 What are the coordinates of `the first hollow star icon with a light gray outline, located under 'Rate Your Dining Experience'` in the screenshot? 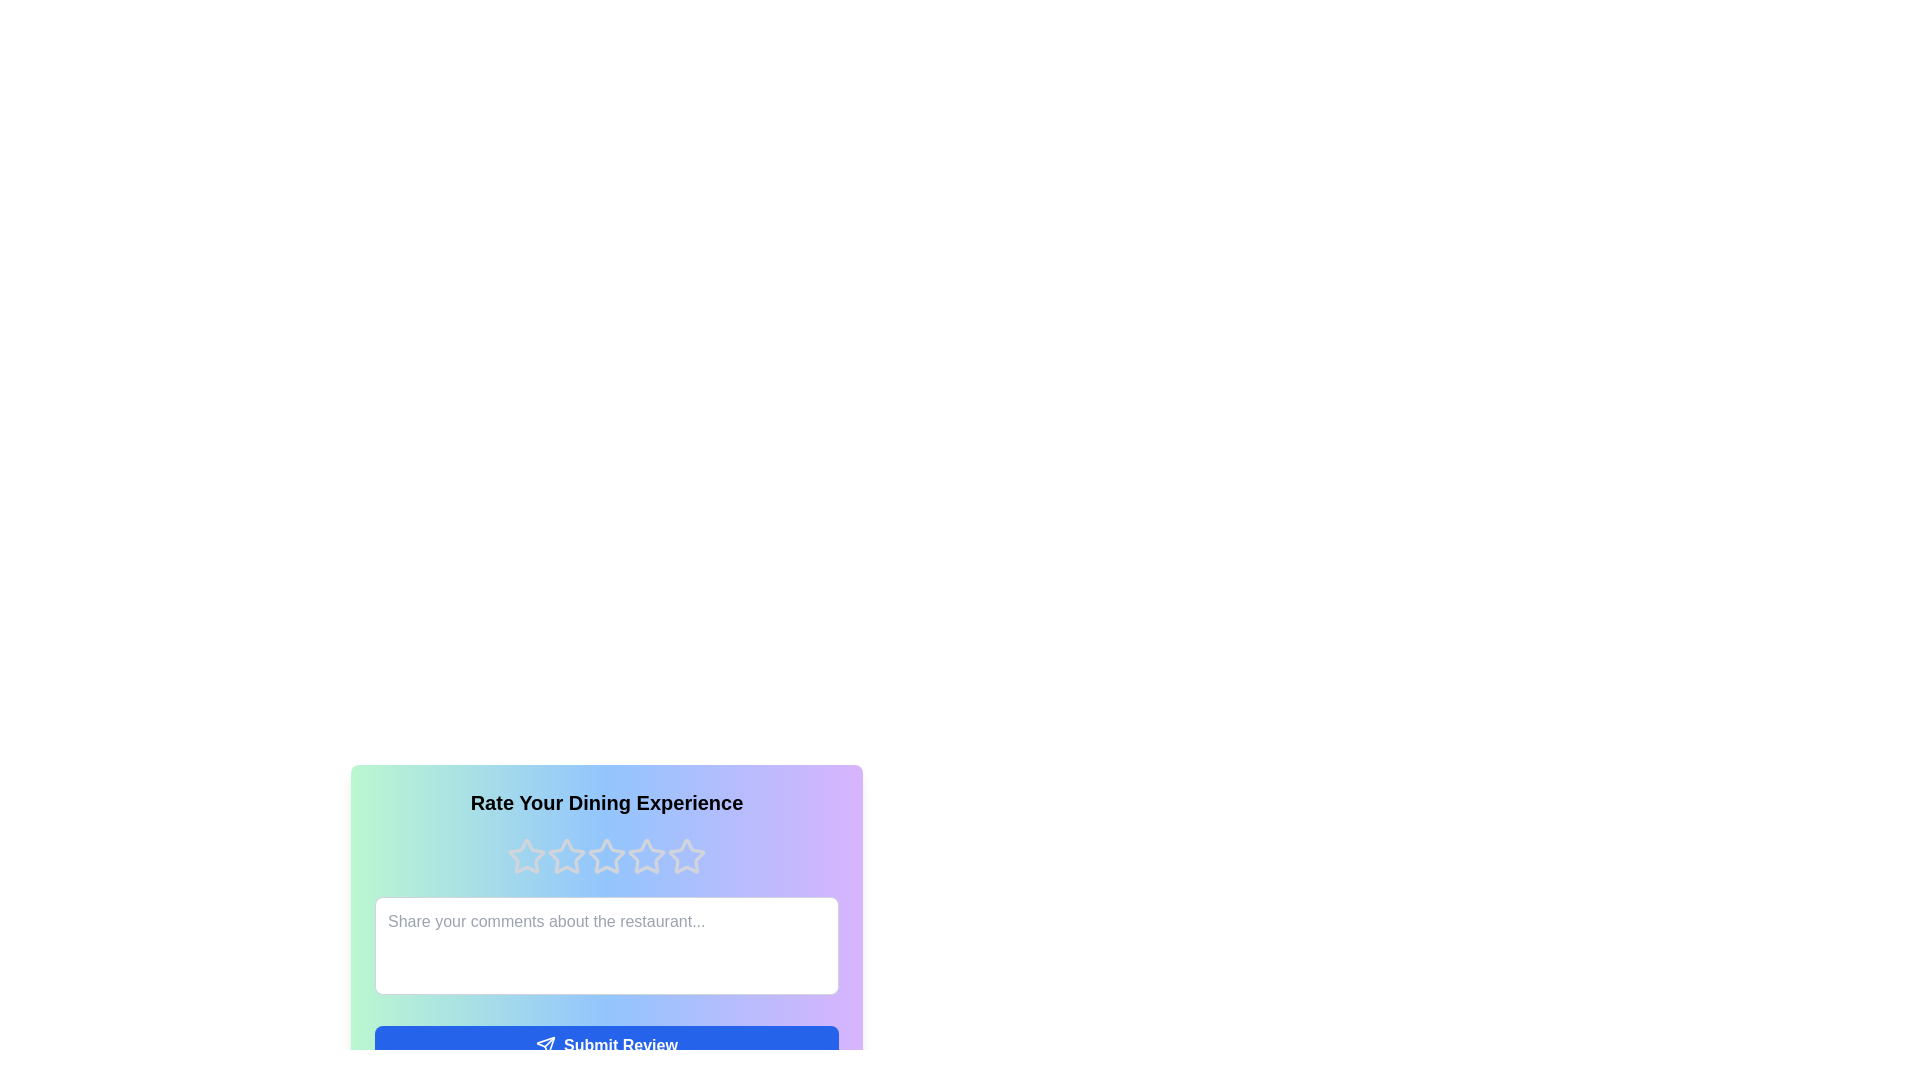 It's located at (527, 855).